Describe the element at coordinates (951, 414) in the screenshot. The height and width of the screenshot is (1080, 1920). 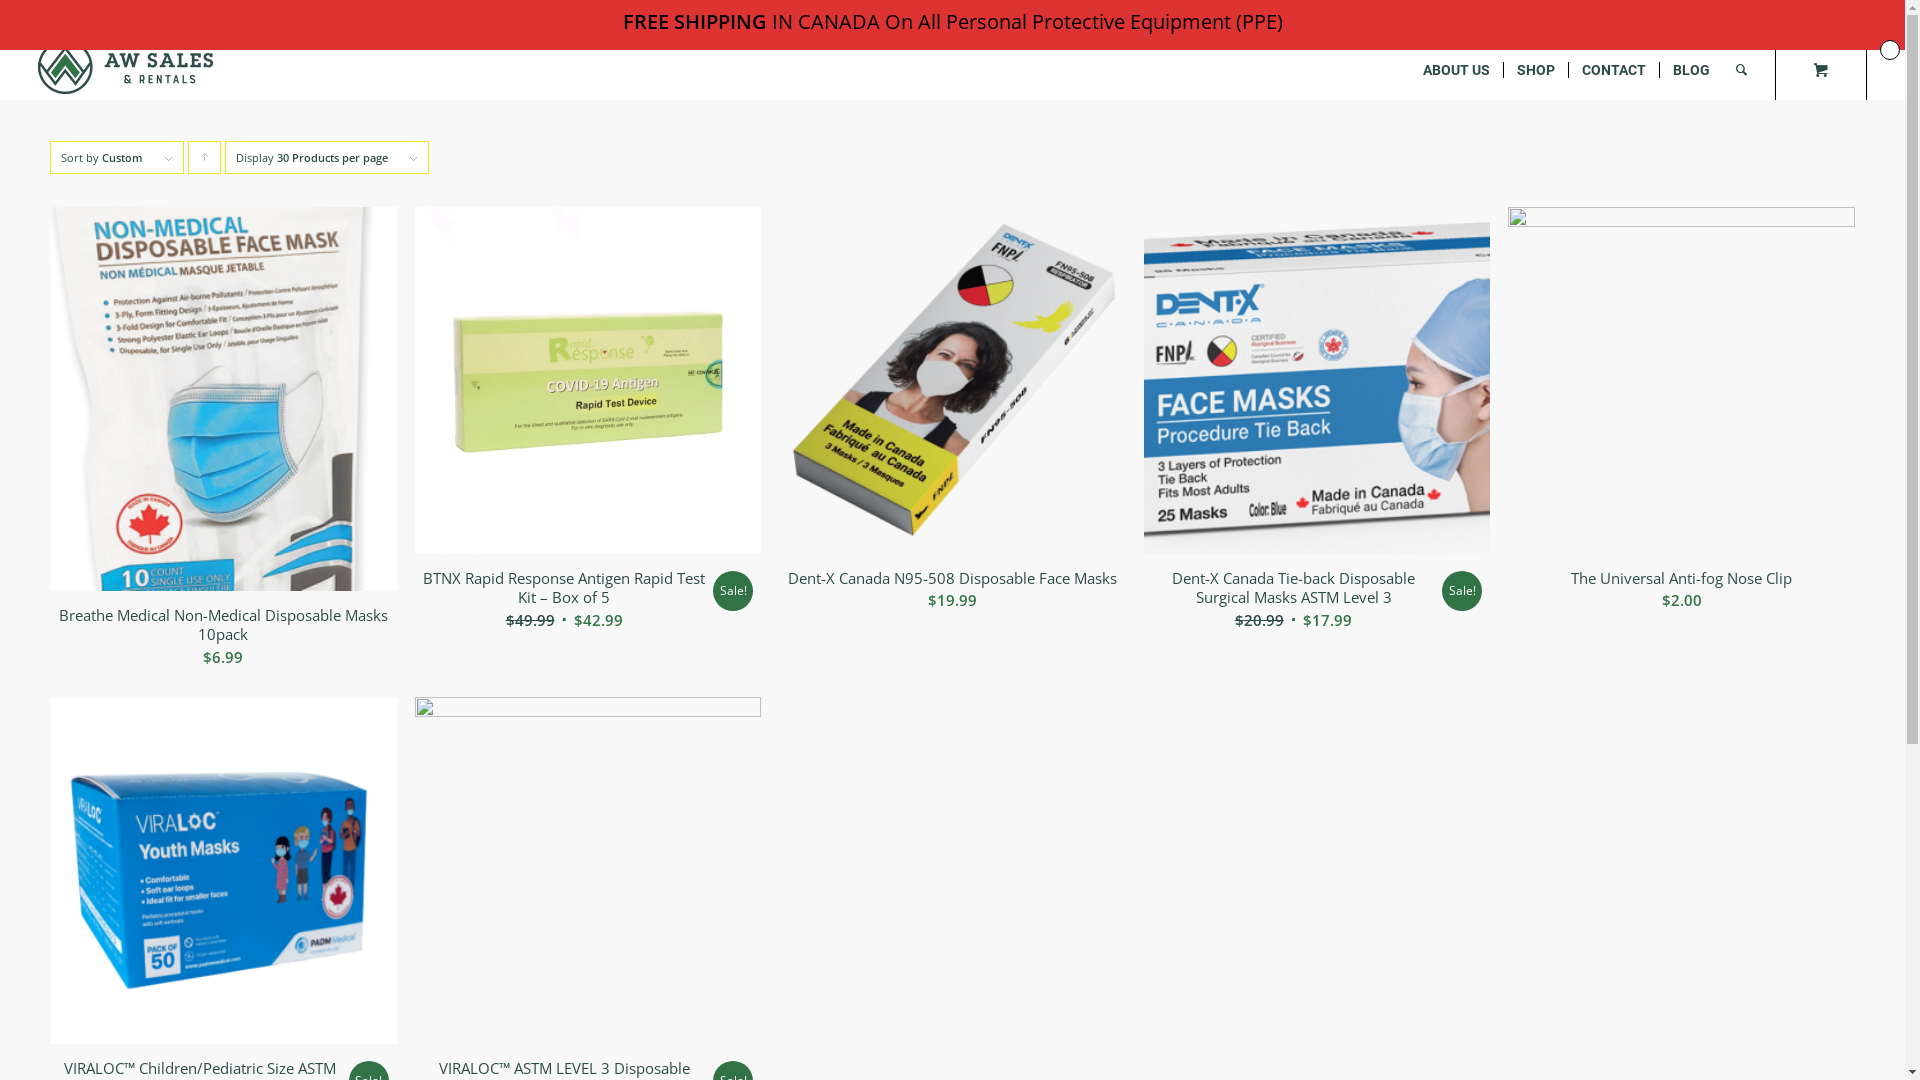
I see `'Dent-X Canada N95-508 Disposable Face Masks` at that location.